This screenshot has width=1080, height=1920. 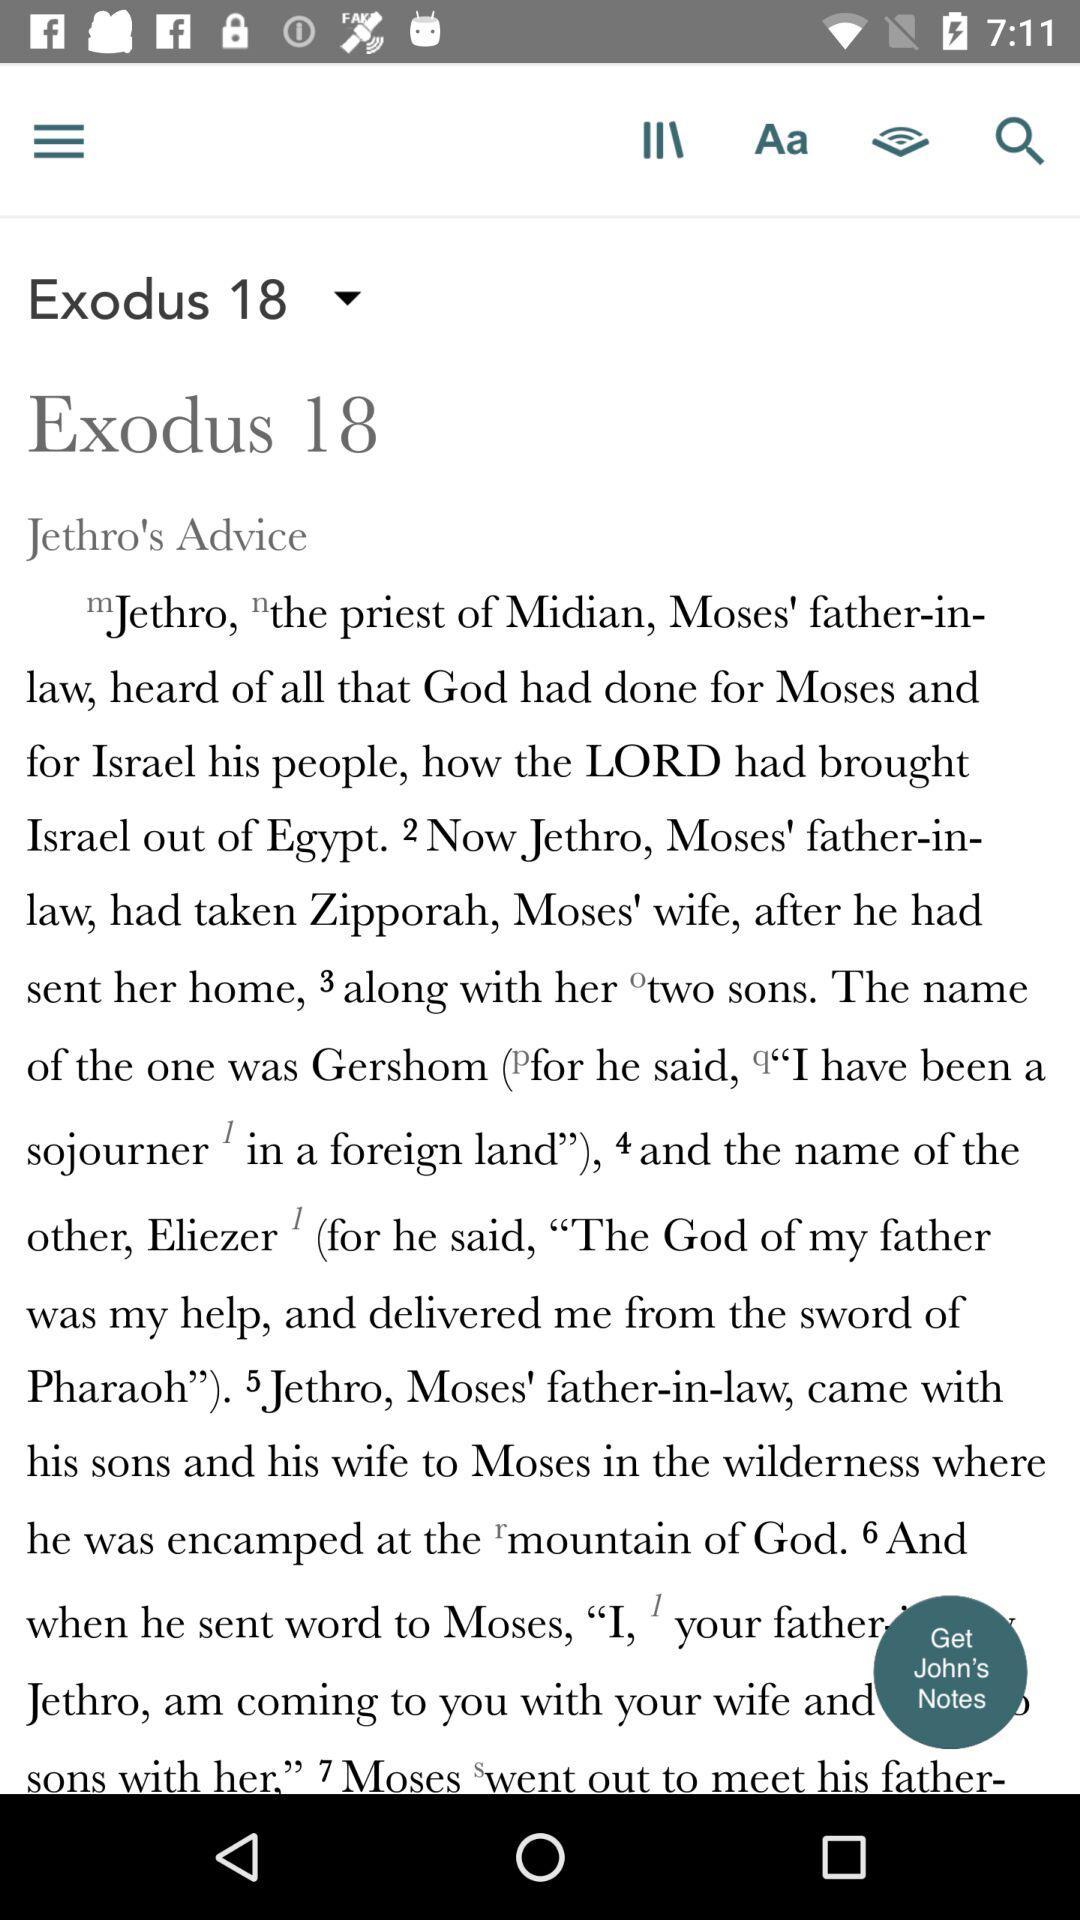 What do you see at coordinates (58, 139) in the screenshot?
I see `site index` at bounding box center [58, 139].